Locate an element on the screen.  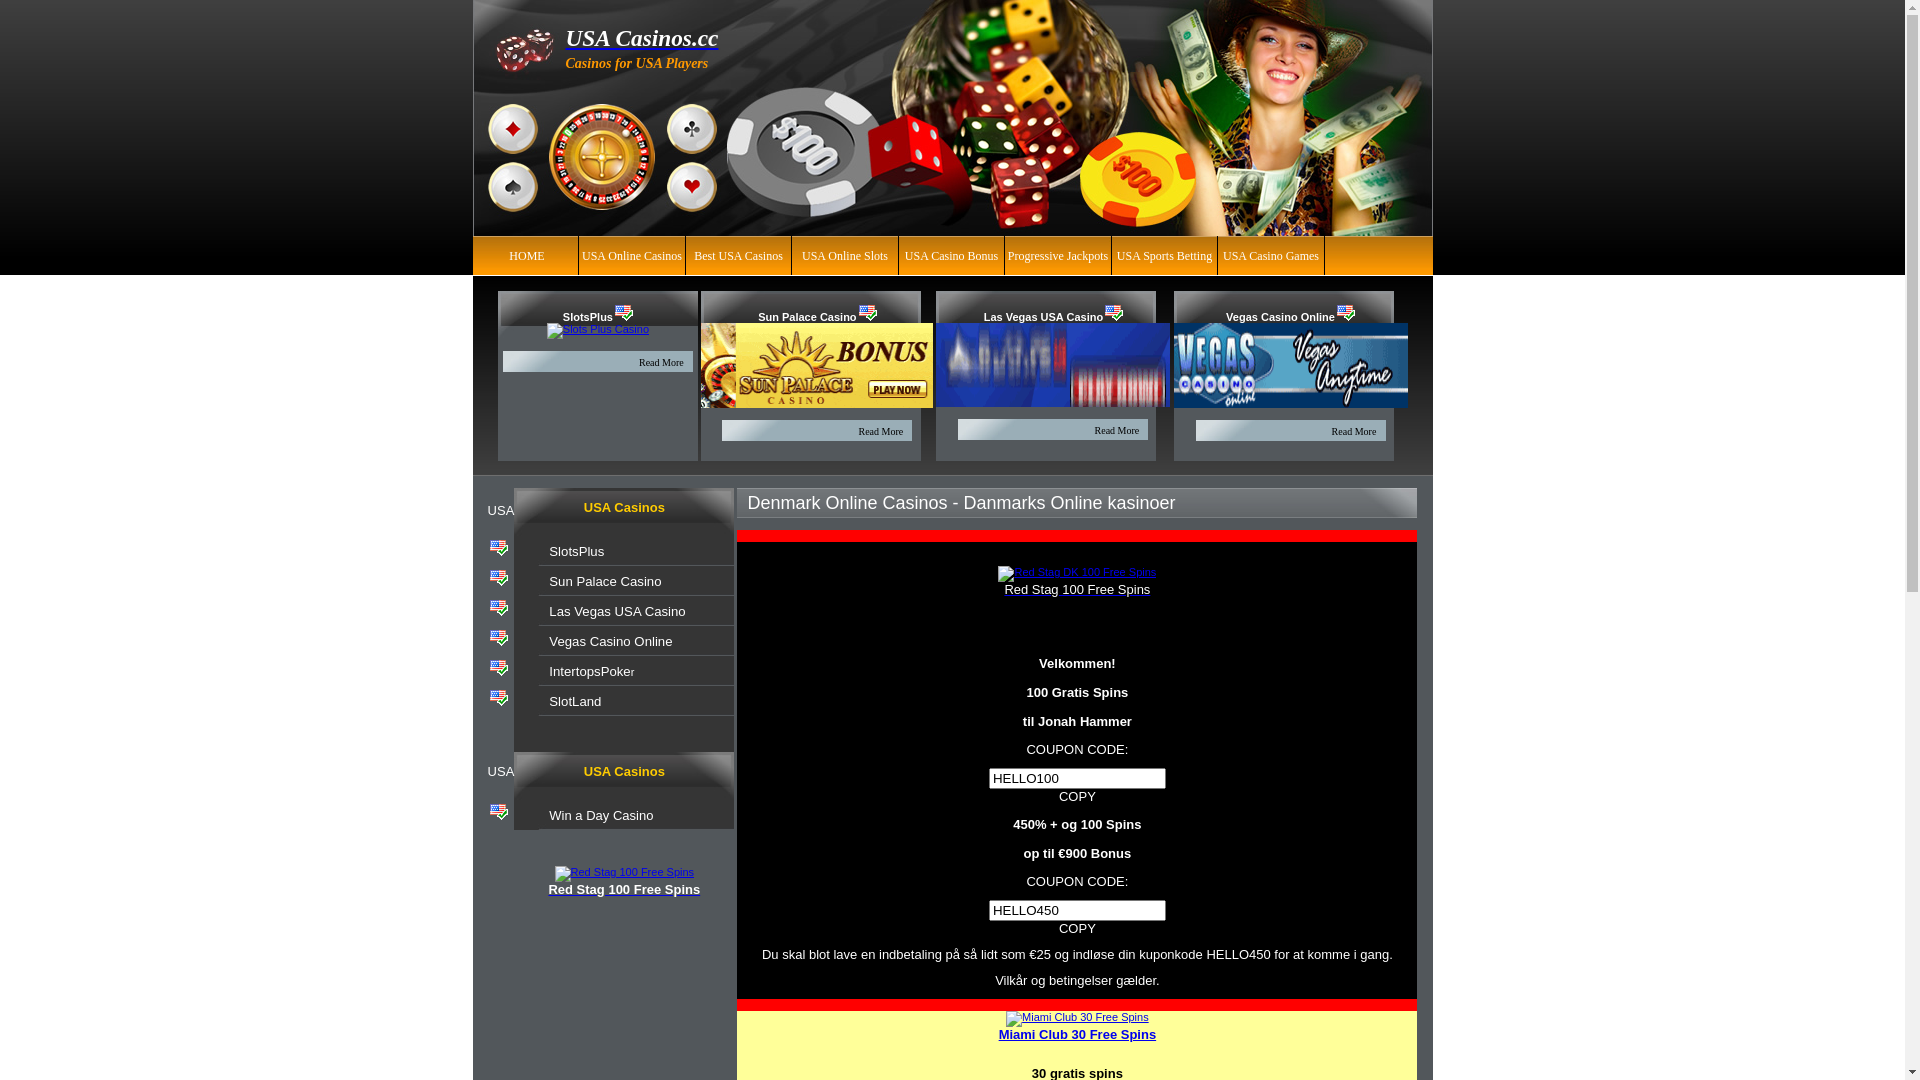
'USA Online Slots' is located at coordinates (844, 253).